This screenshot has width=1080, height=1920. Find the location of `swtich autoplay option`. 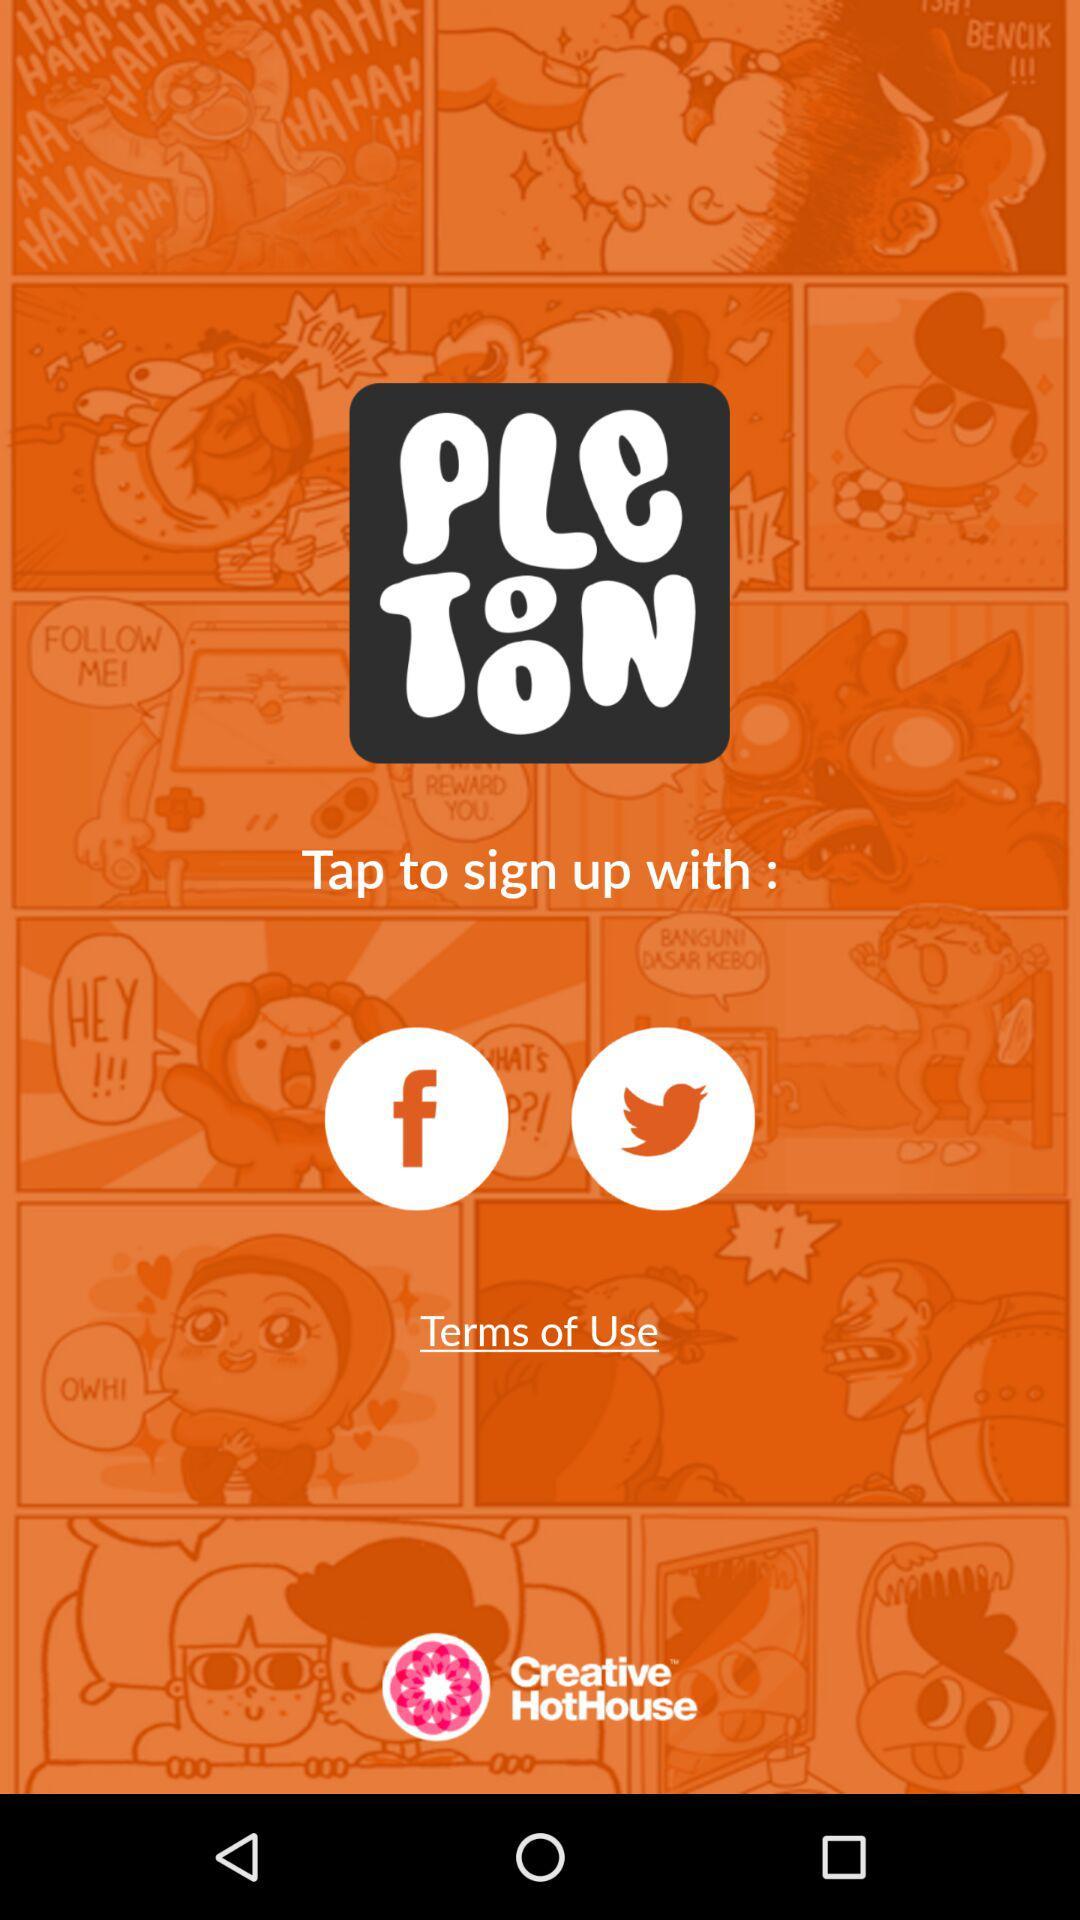

swtich autoplay option is located at coordinates (415, 1118).